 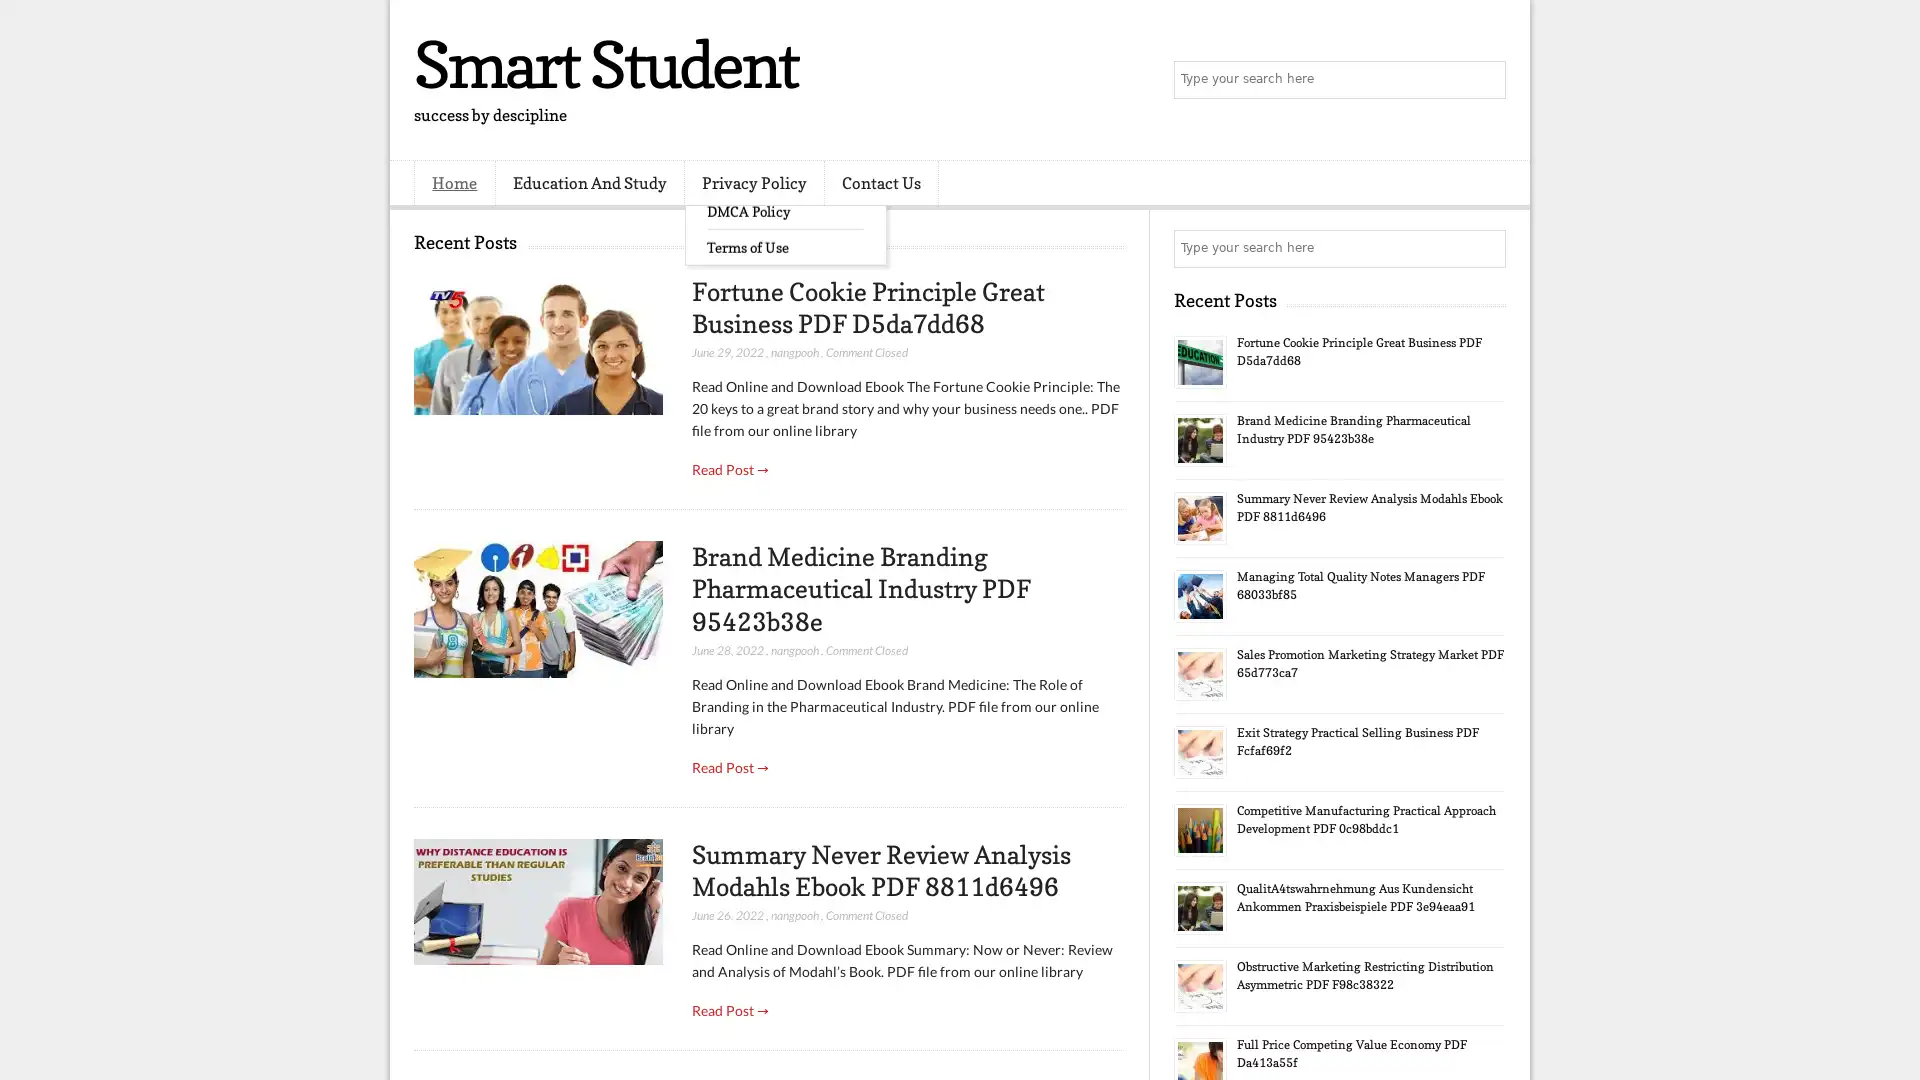 I want to click on Search, so click(x=1485, y=80).